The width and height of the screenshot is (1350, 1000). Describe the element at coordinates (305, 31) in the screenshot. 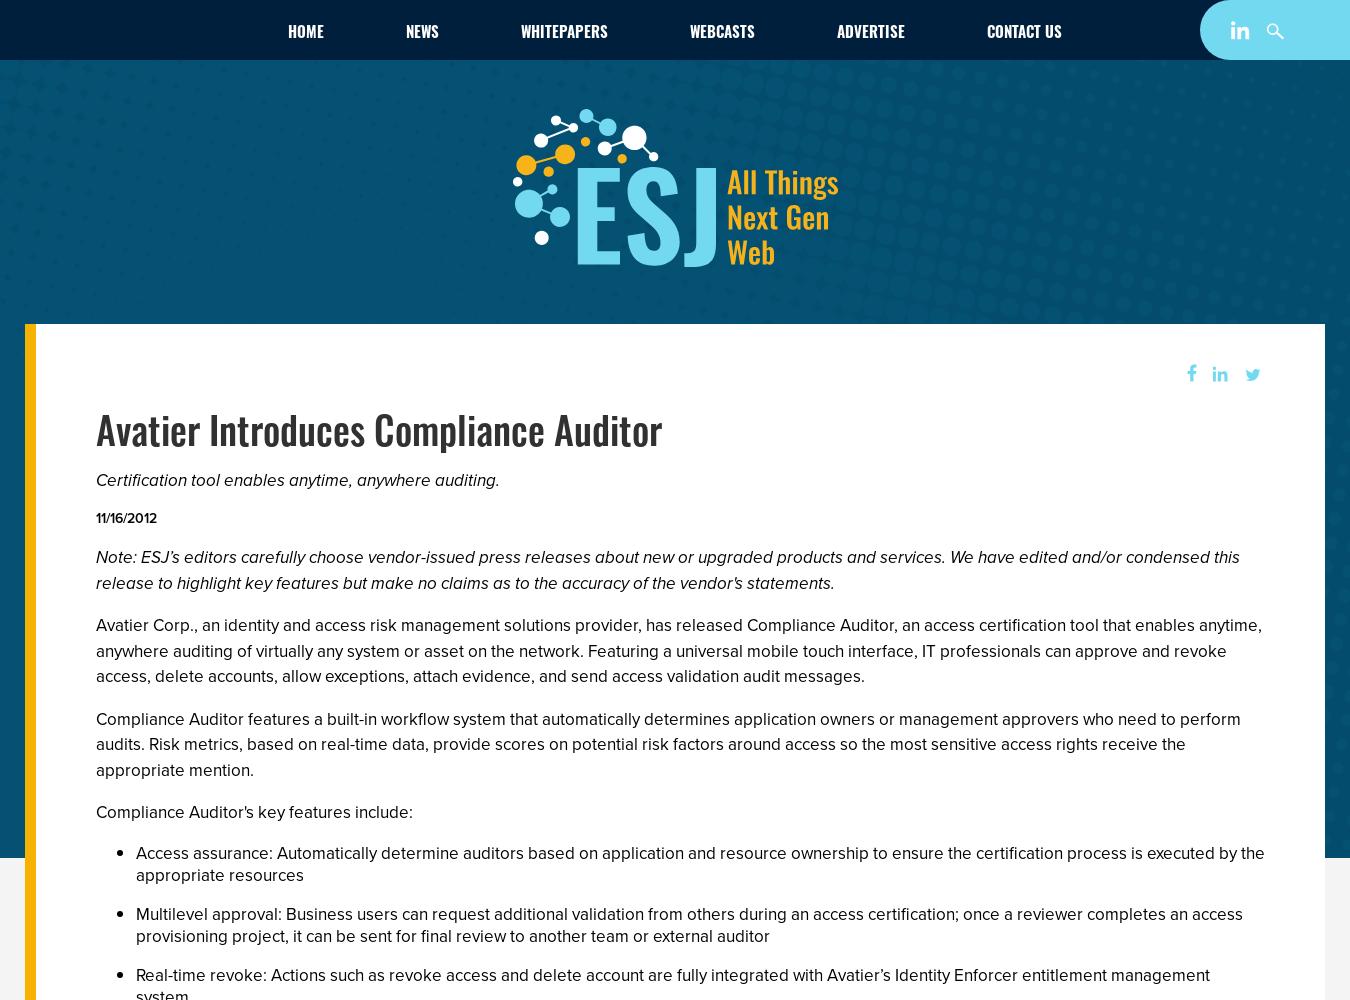

I see `'Home'` at that location.